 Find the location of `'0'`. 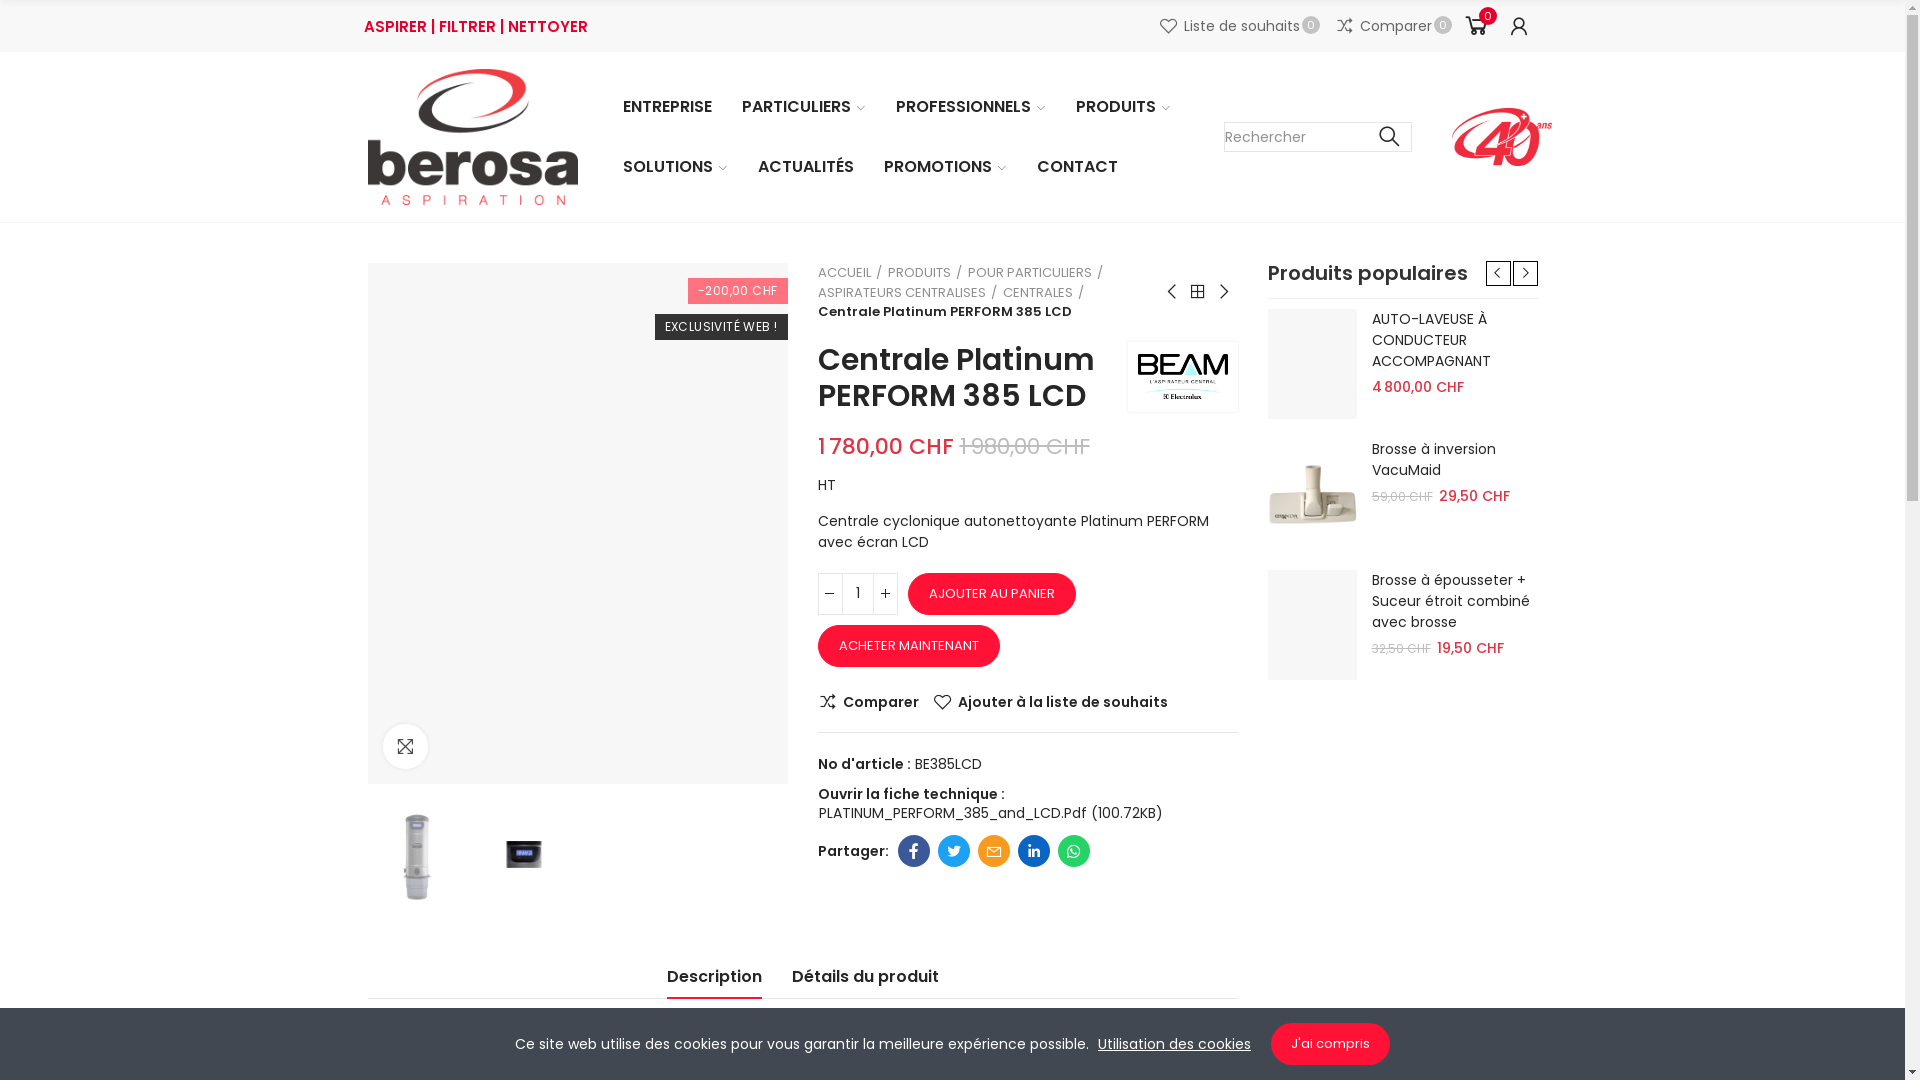

'0' is located at coordinates (1474, 26).